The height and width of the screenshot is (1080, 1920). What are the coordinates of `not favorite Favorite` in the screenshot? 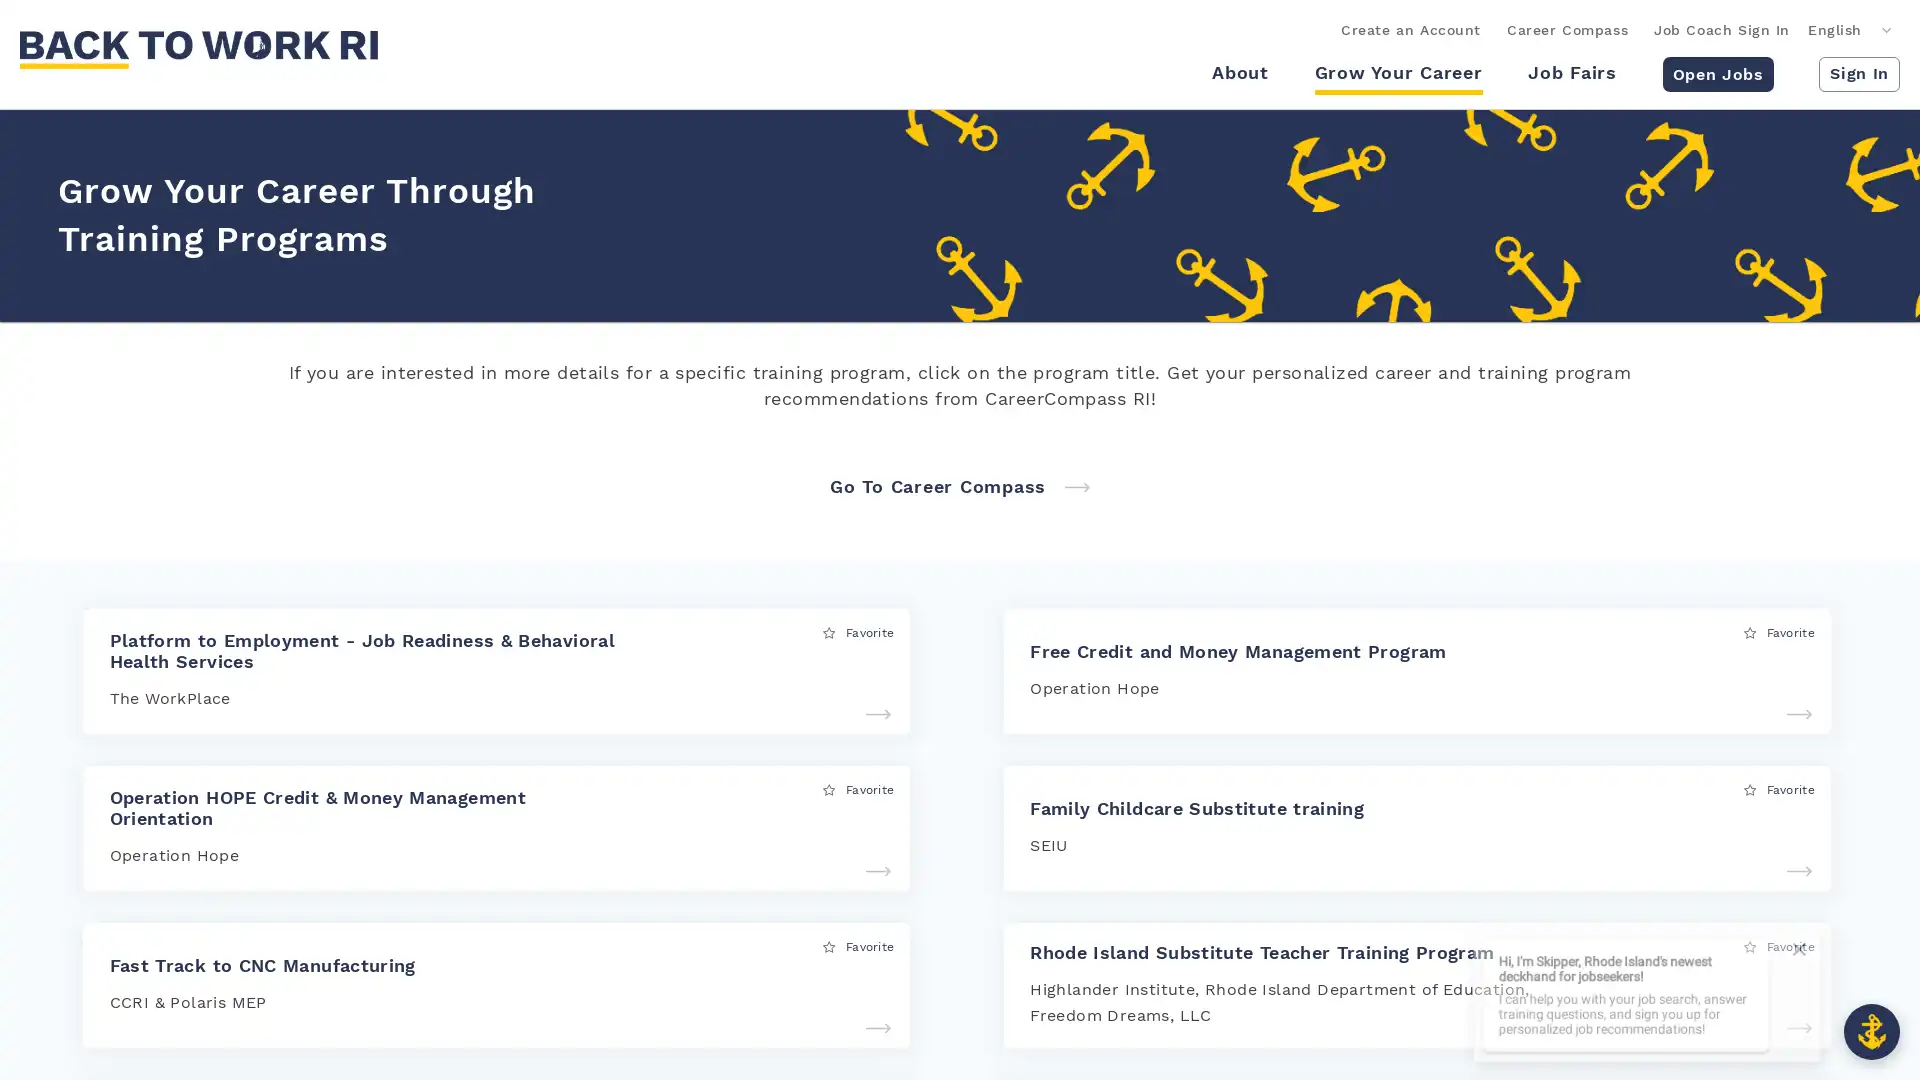 It's located at (858, 945).